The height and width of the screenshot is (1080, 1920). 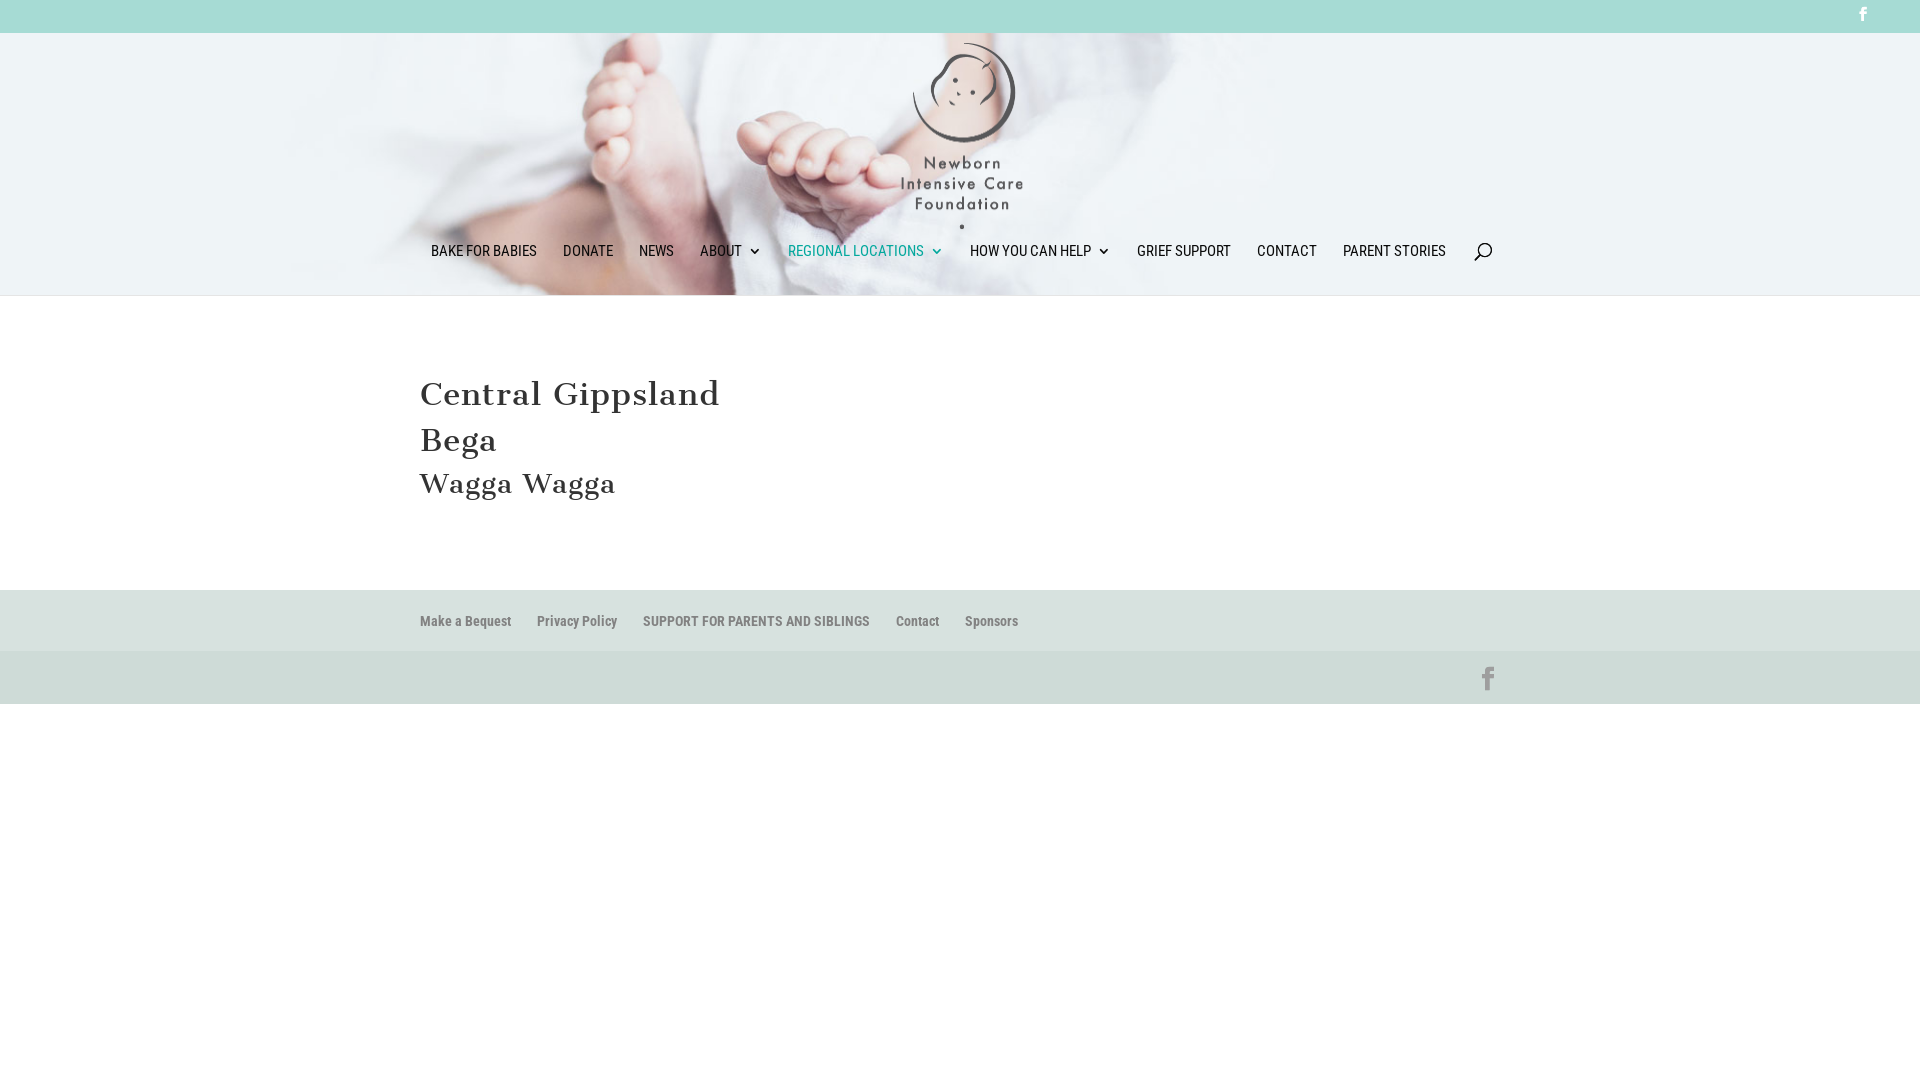 I want to click on 'Central Gippsland', so click(x=569, y=393).